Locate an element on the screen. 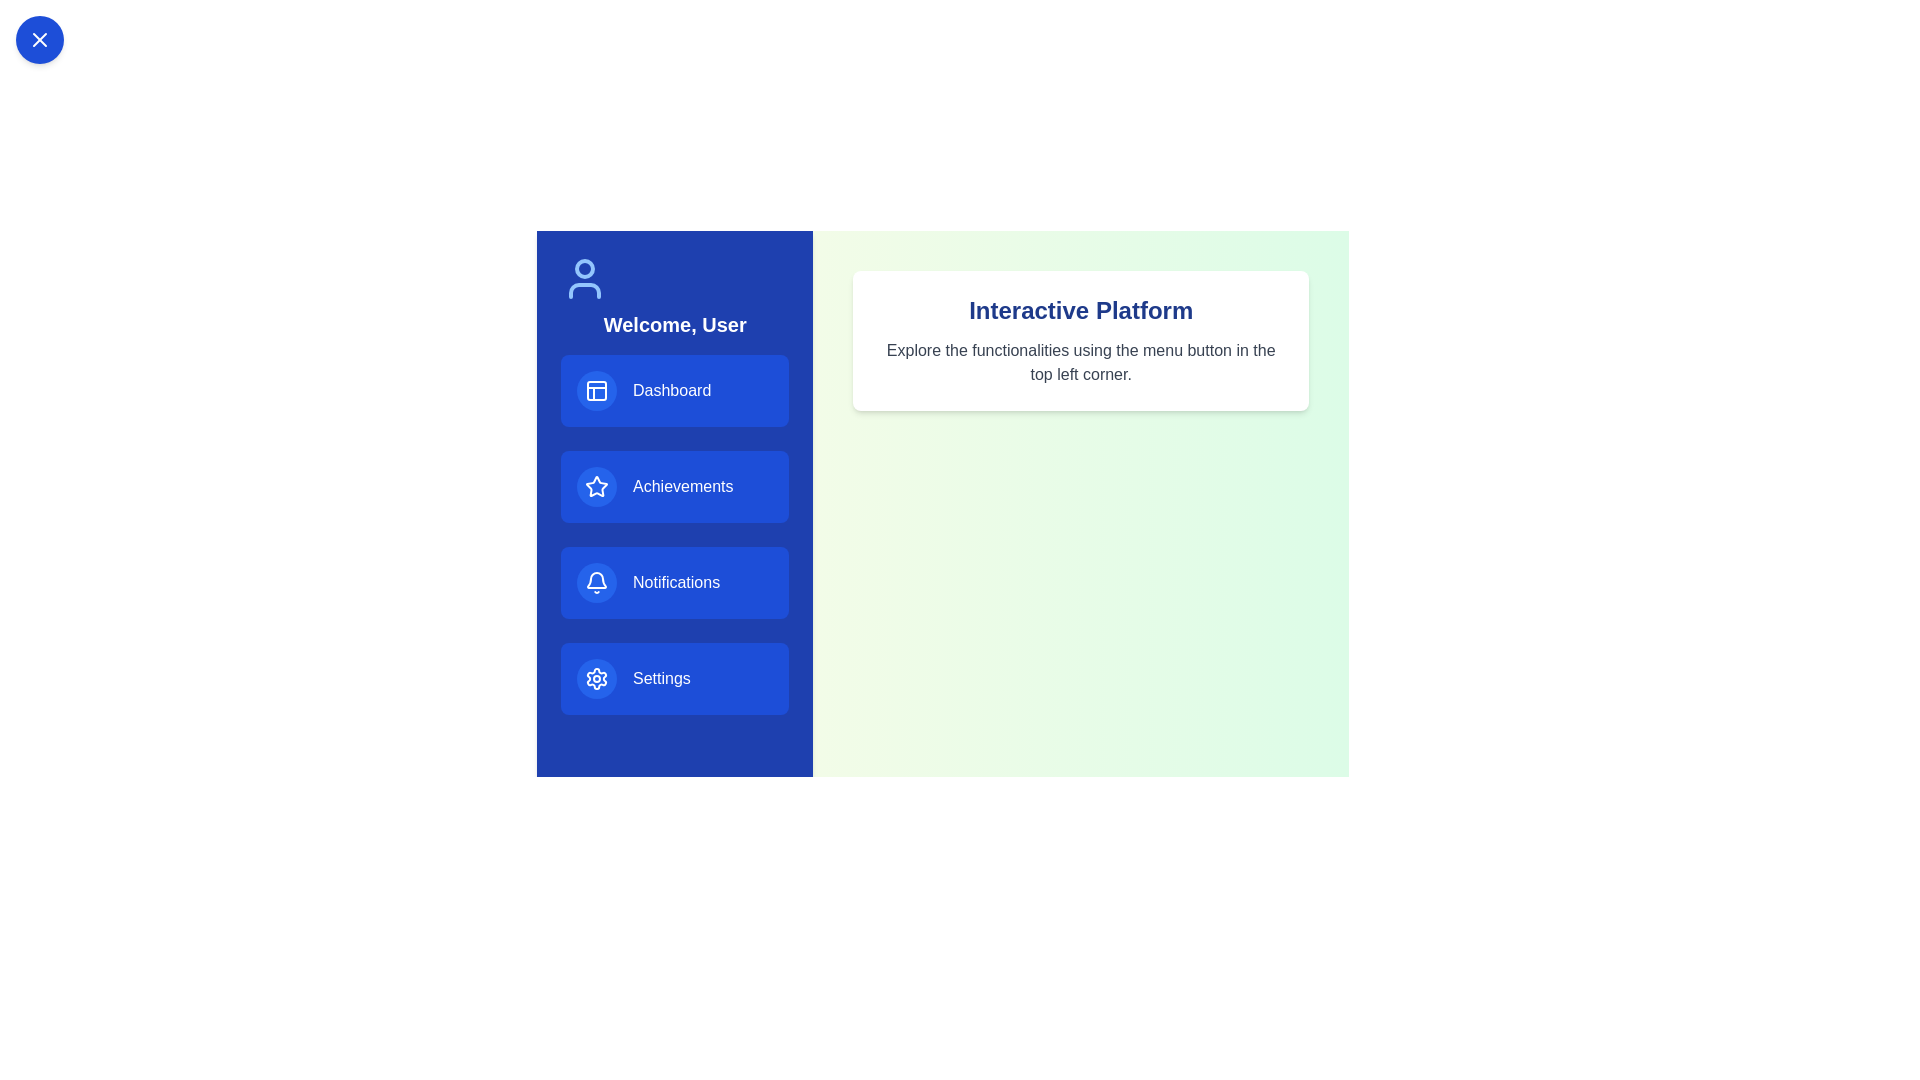 The width and height of the screenshot is (1920, 1080). the user profile icon to open the profile options is located at coordinates (584, 278).